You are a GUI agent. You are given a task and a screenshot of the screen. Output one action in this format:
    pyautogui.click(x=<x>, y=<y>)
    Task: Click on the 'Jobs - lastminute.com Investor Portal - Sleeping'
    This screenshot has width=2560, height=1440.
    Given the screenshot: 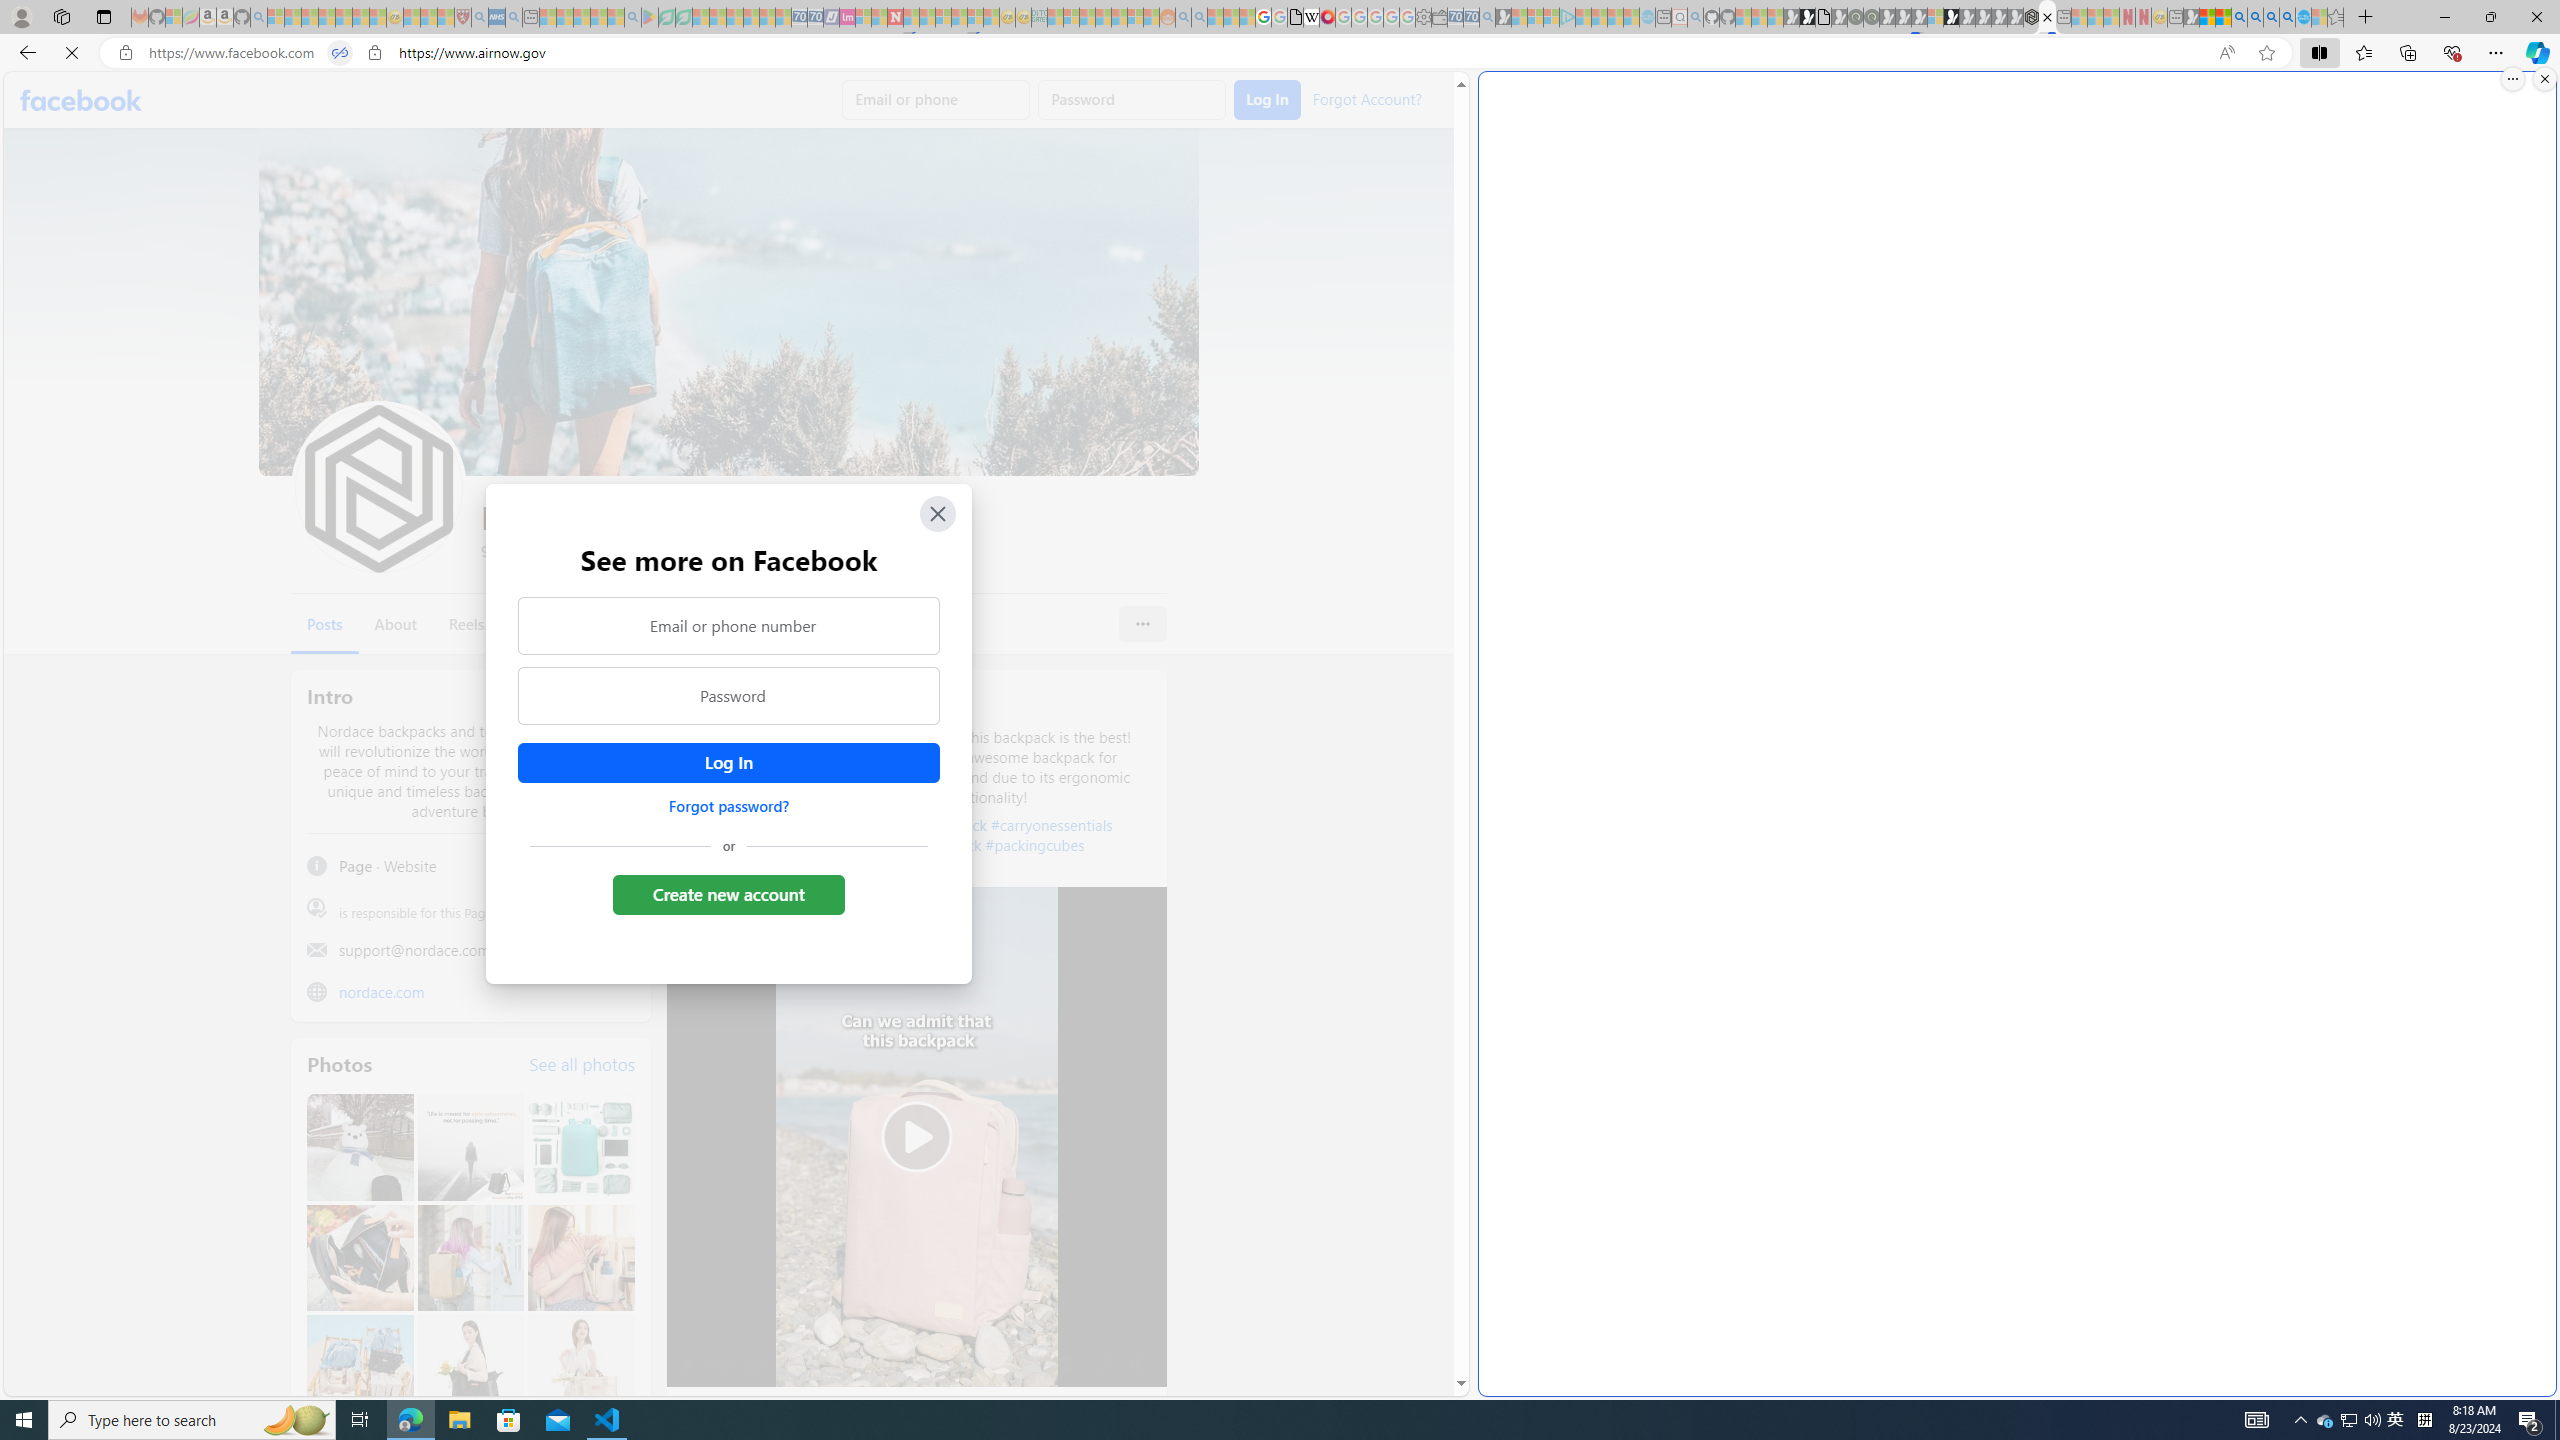 What is the action you would take?
    pyautogui.click(x=847, y=16)
    